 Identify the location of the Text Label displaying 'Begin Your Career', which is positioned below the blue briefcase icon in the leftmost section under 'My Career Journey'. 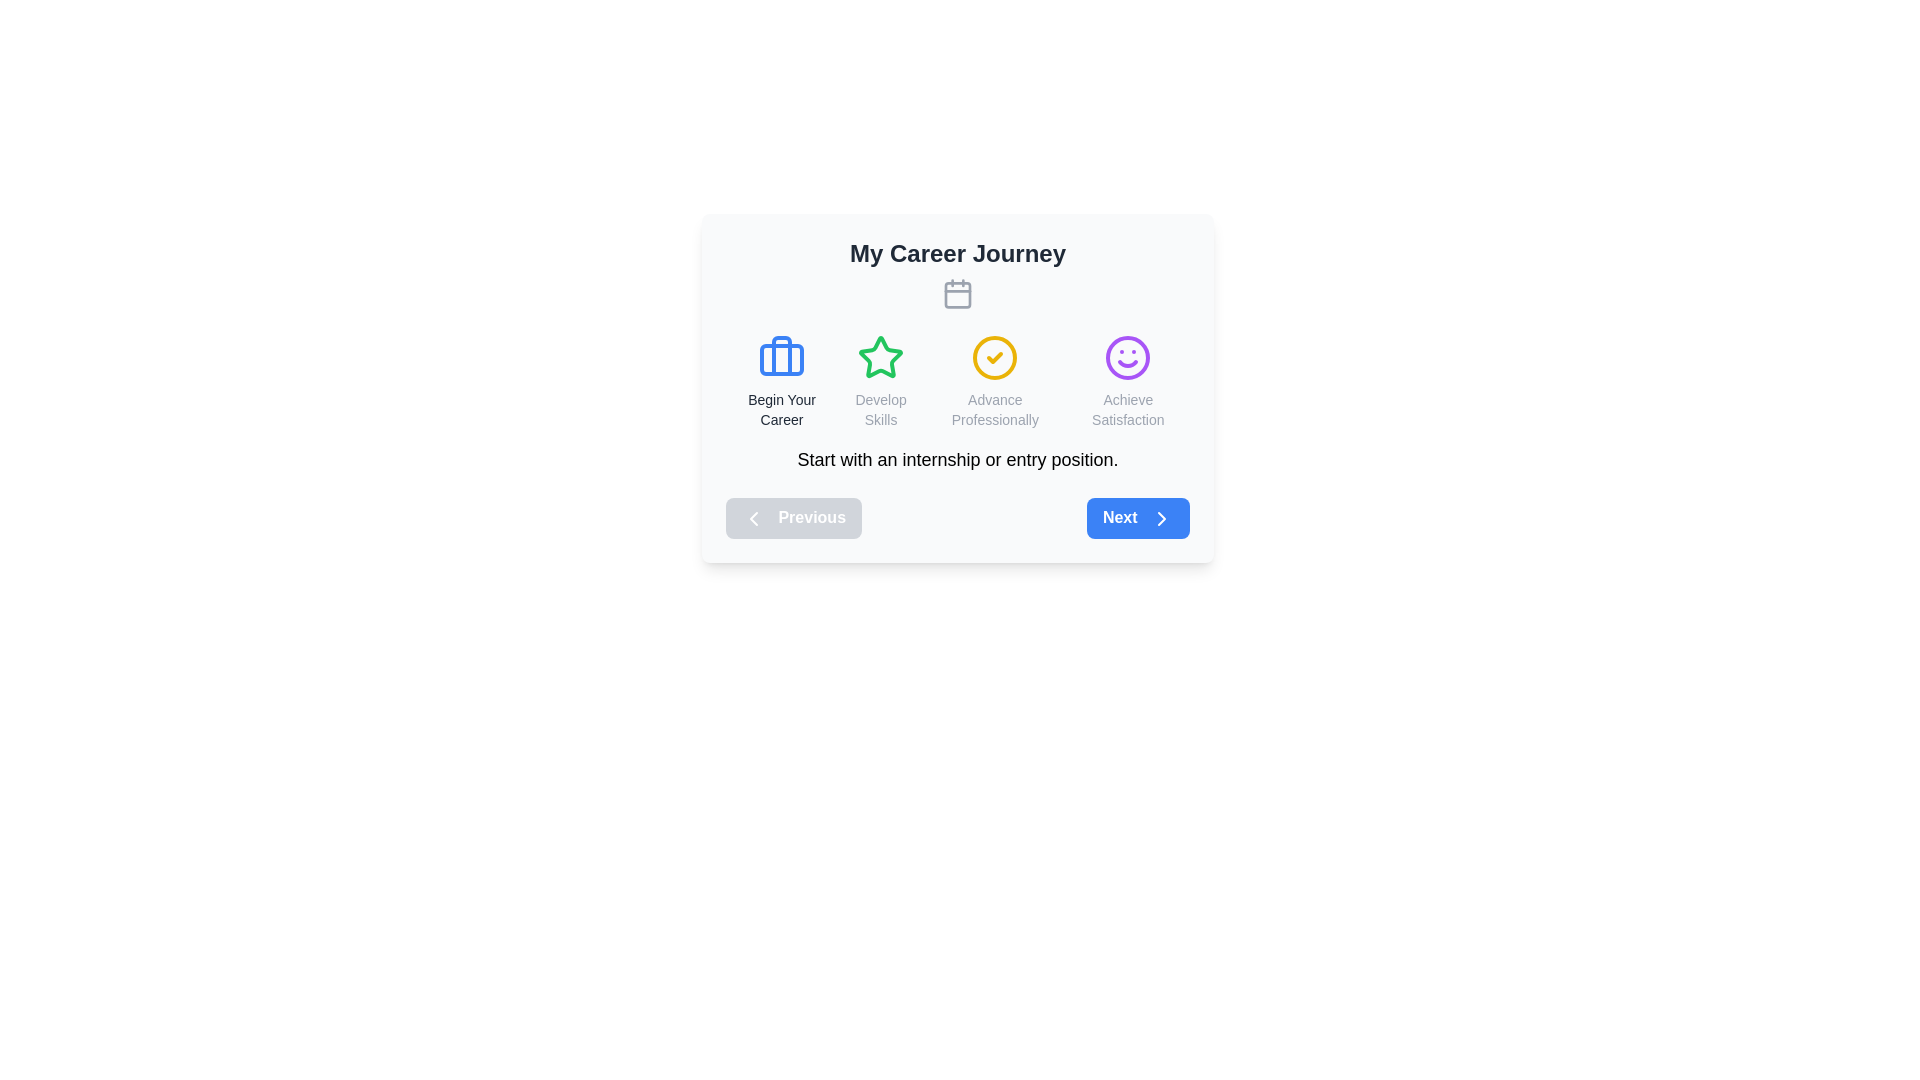
(781, 408).